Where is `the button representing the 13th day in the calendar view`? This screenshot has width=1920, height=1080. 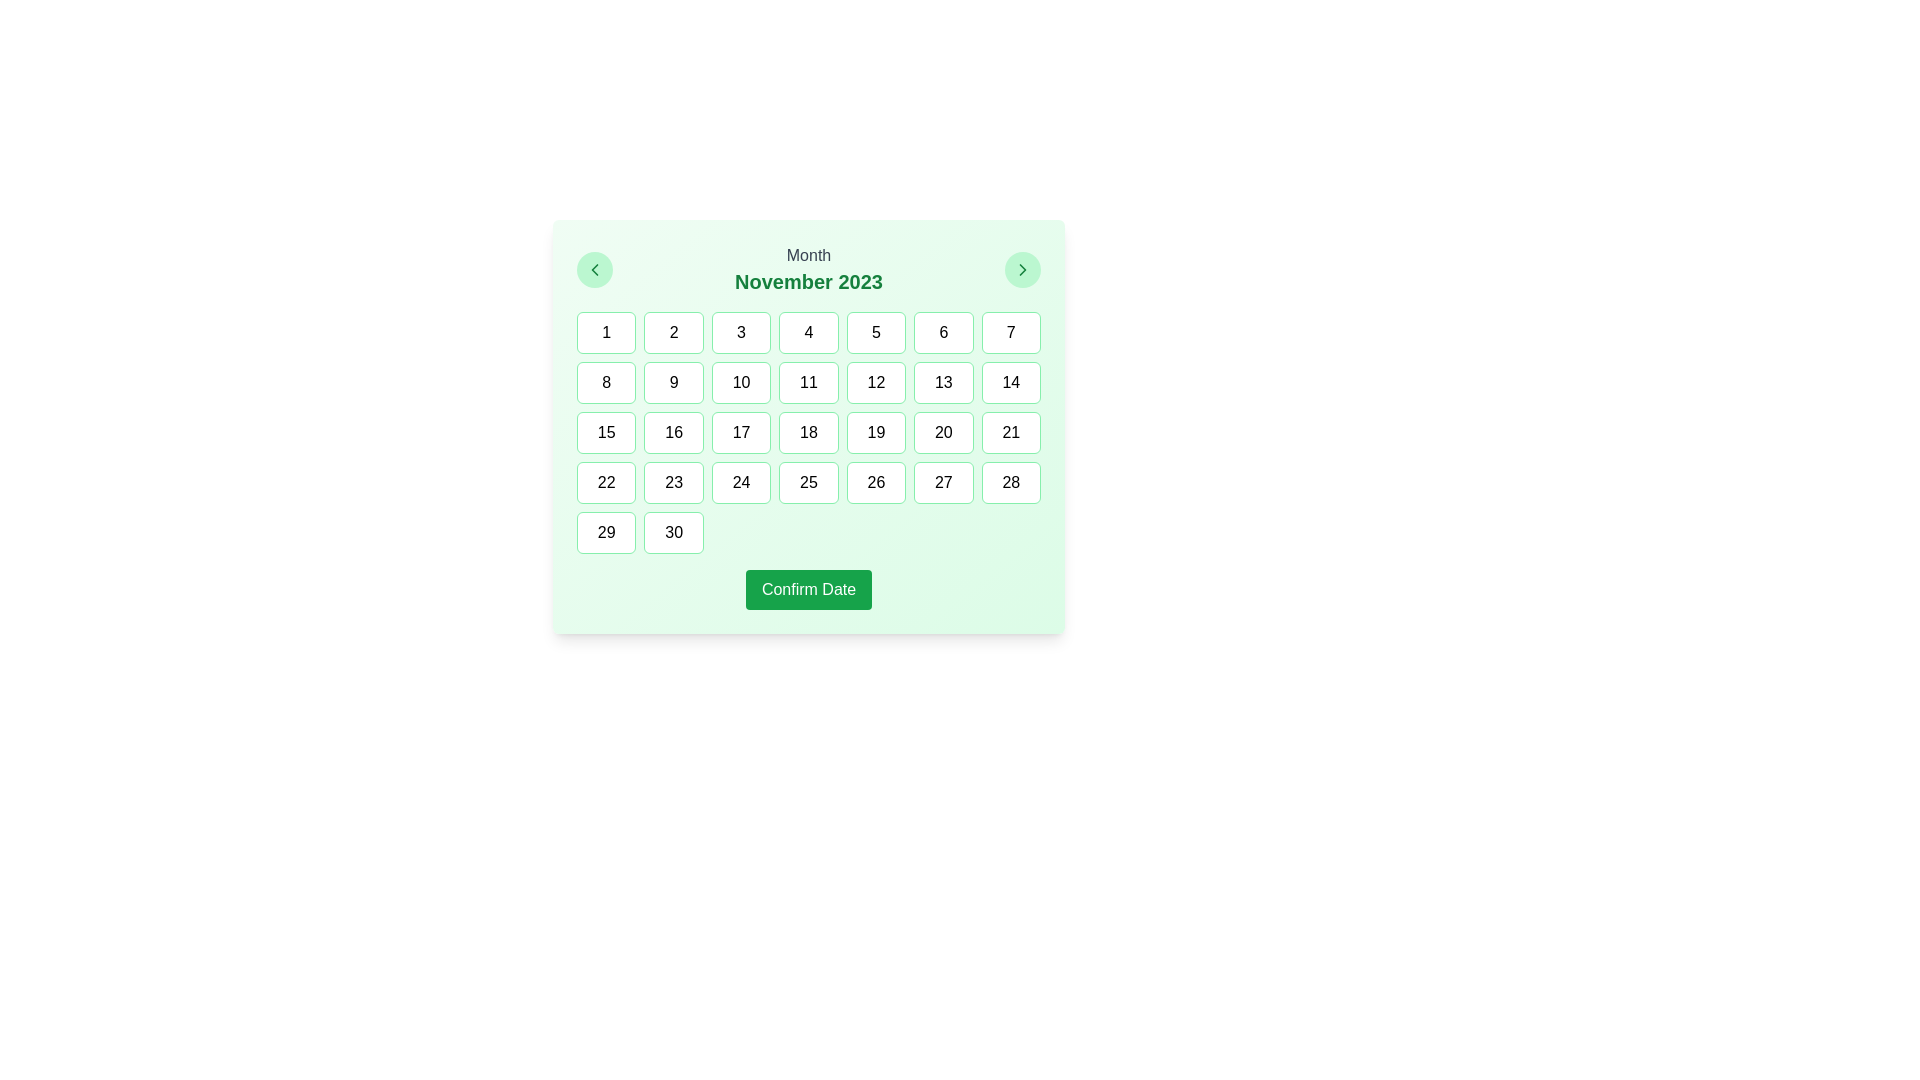 the button representing the 13th day in the calendar view is located at coordinates (942, 382).